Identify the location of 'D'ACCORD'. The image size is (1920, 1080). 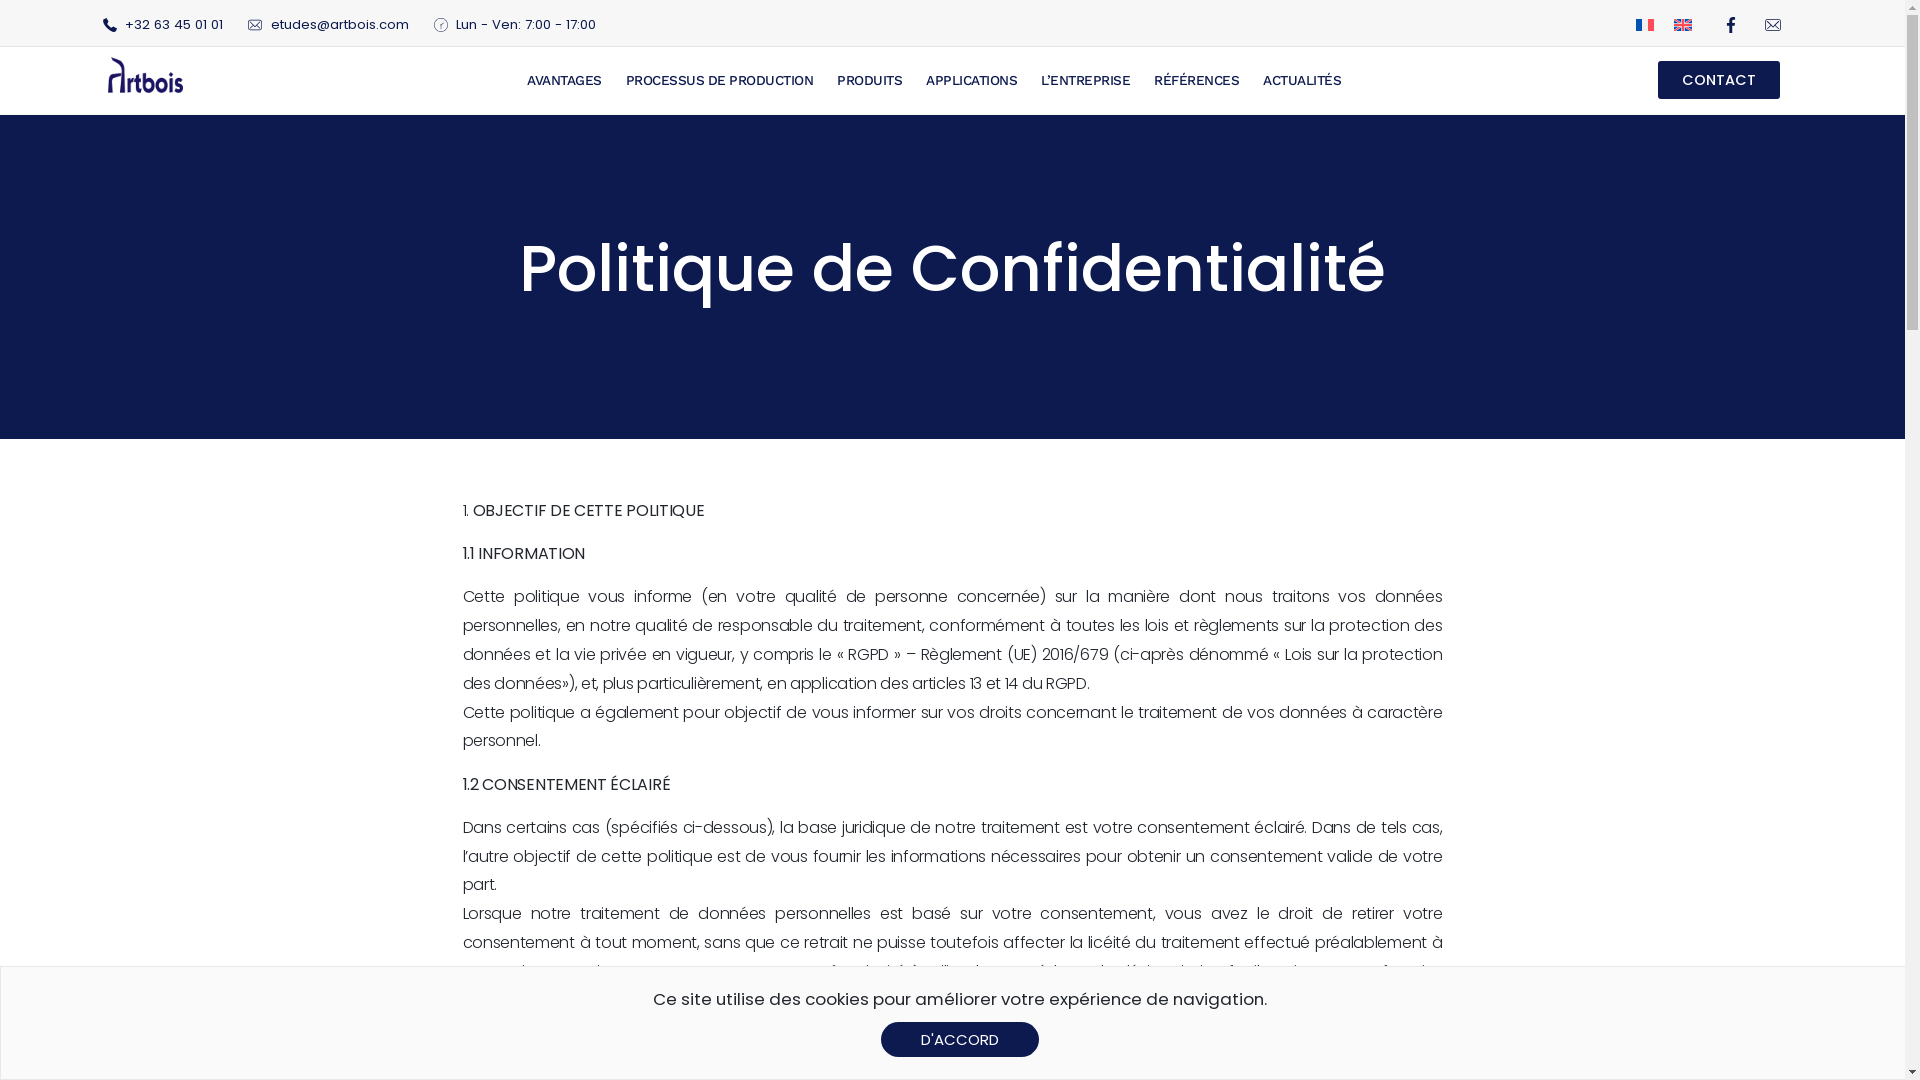
(960, 1038).